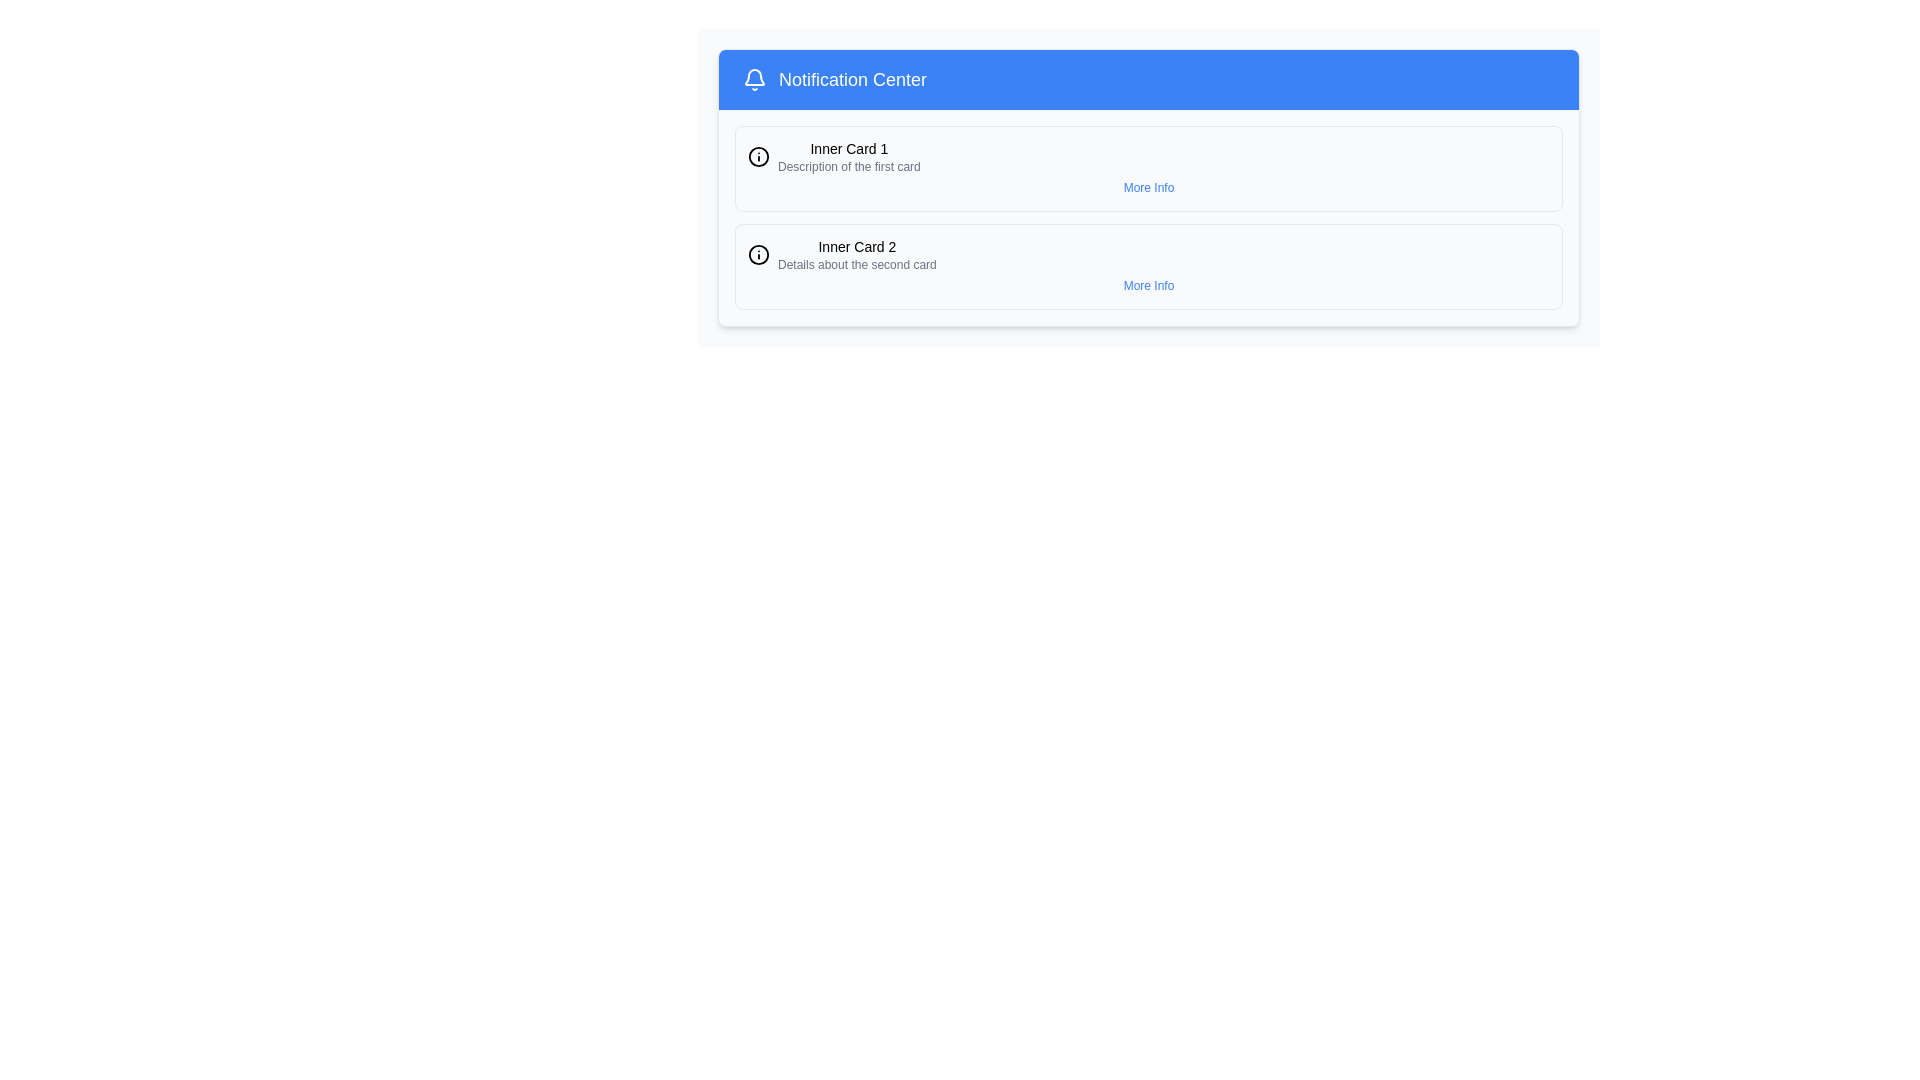 The width and height of the screenshot is (1920, 1080). Describe the element at coordinates (1148, 285) in the screenshot. I see `the hyperlink in the lower right of the card for 'Inner Card 2'` at that location.